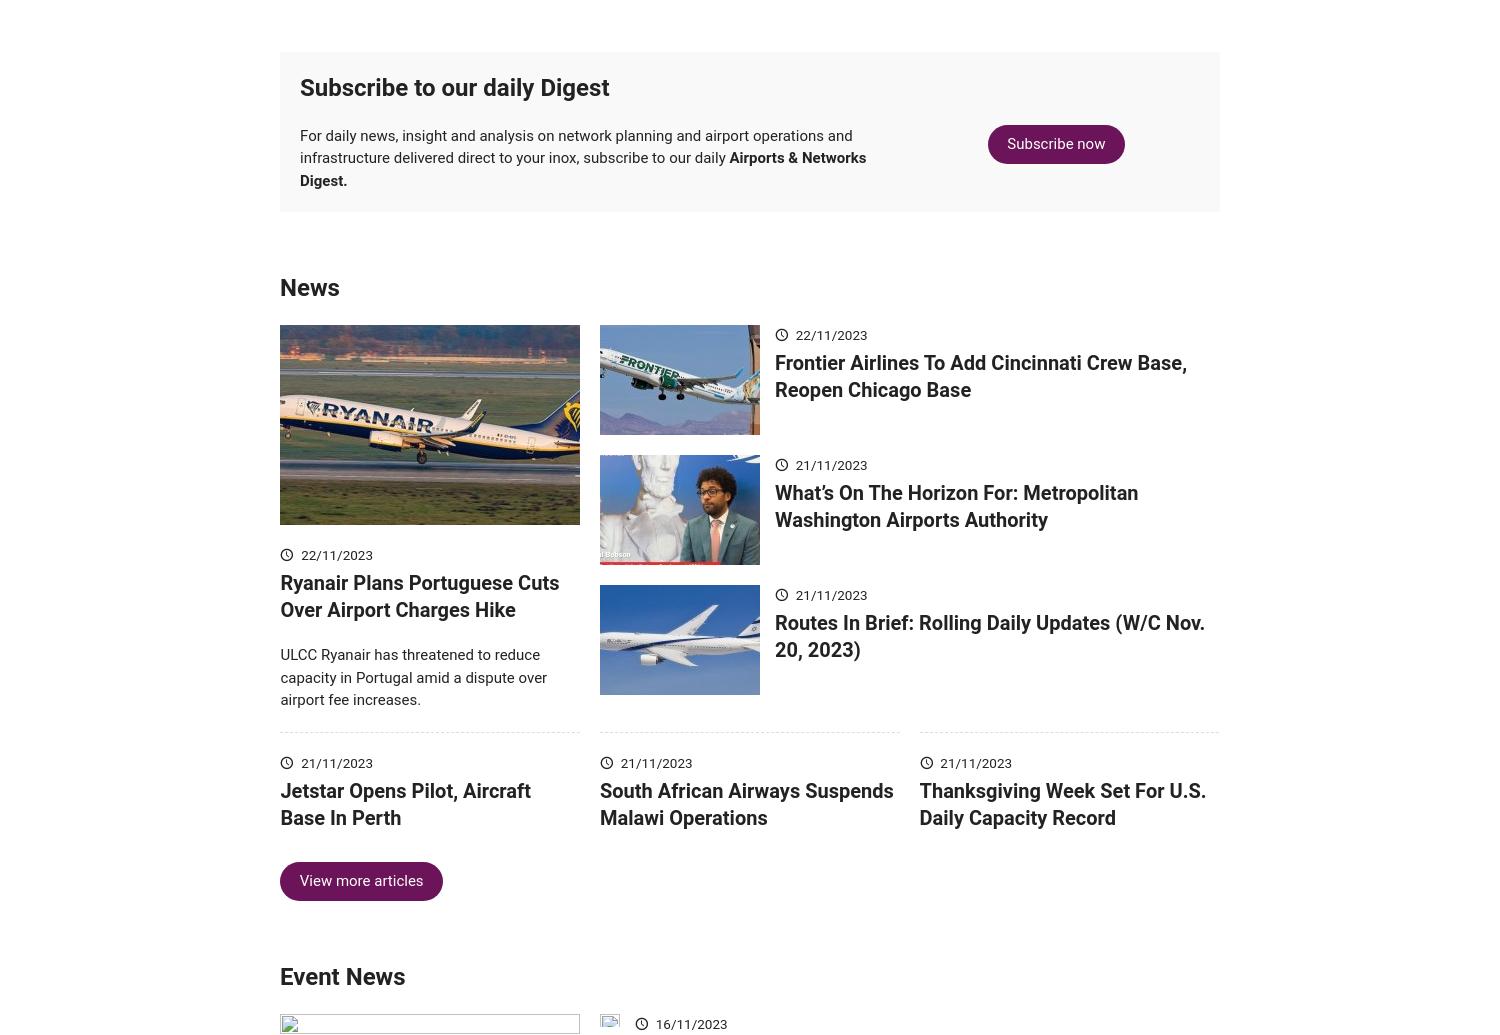 This screenshot has width=1500, height=1035. What do you see at coordinates (919, 832) in the screenshot?
I see `'Thanksgiving Week Set For U.S. Daily Capacity Record'` at bounding box center [919, 832].